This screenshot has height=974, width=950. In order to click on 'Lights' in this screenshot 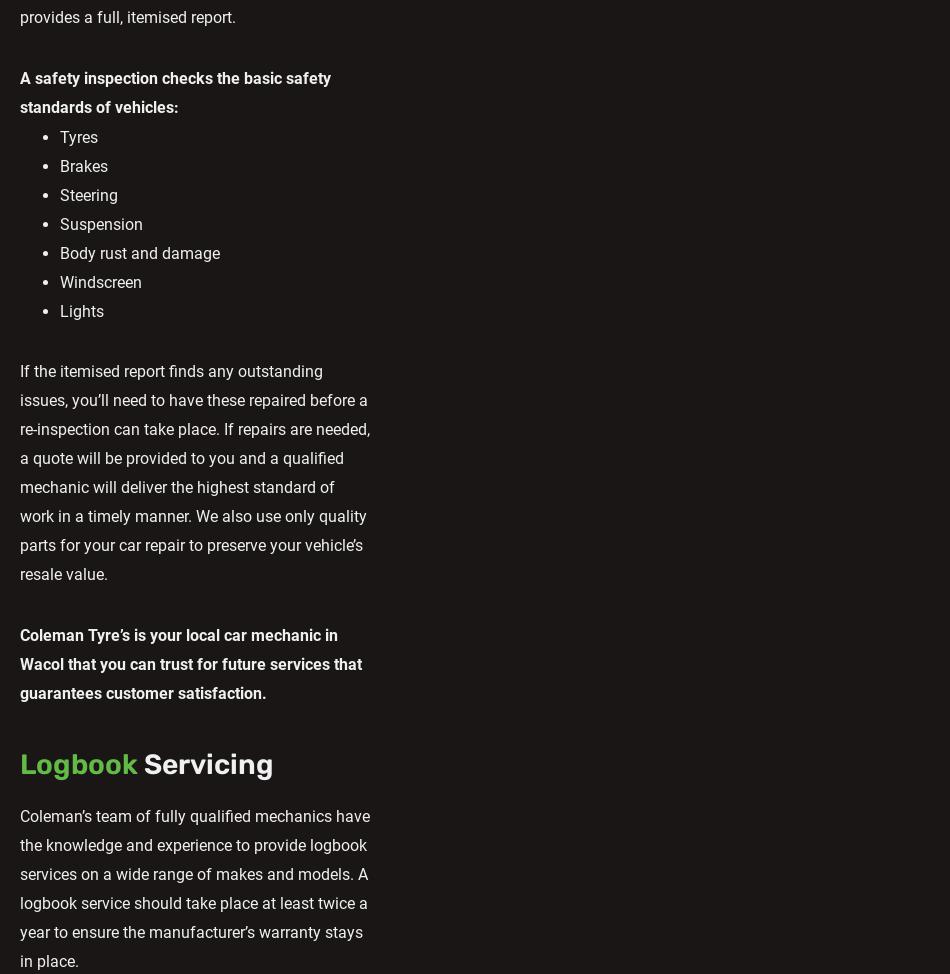, I will do `click(60, 310)`.